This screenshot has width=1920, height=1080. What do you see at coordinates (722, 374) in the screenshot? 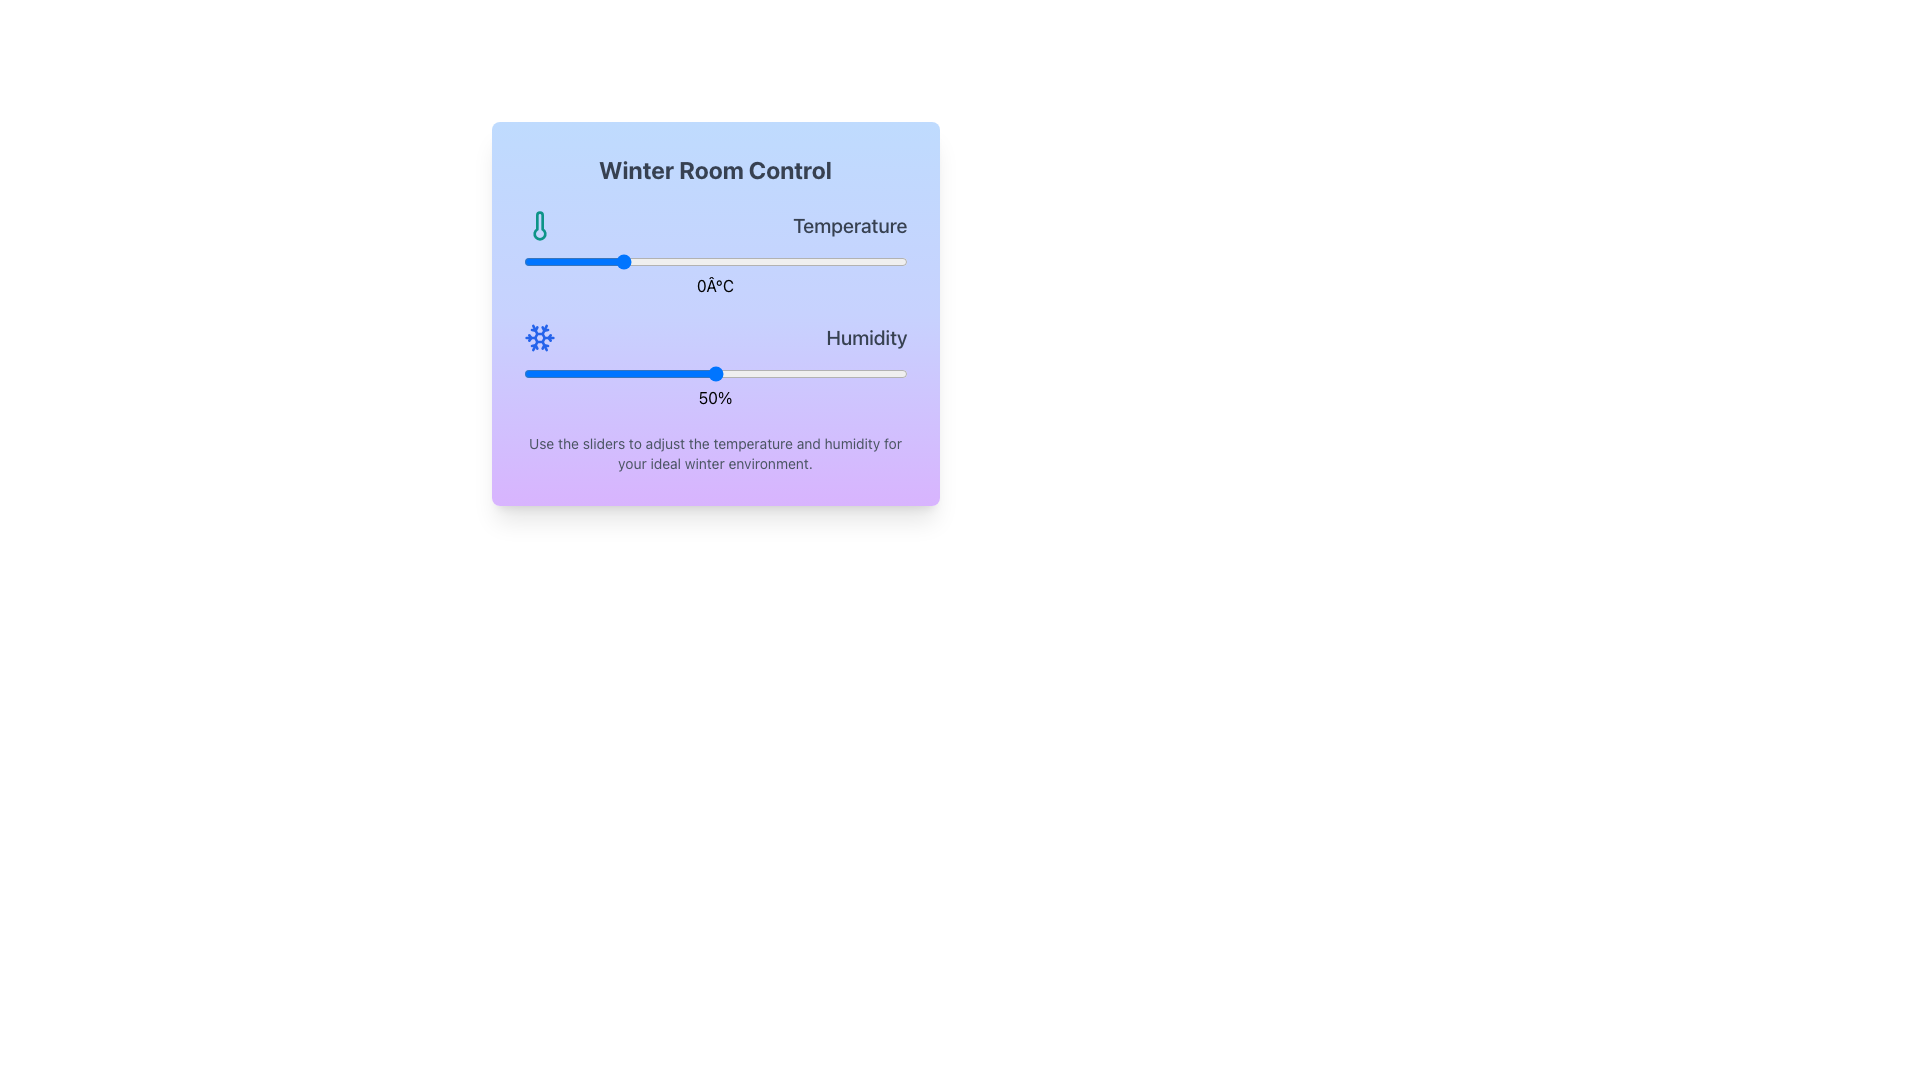
I see `humidity level` at bounding box center [722, 374].